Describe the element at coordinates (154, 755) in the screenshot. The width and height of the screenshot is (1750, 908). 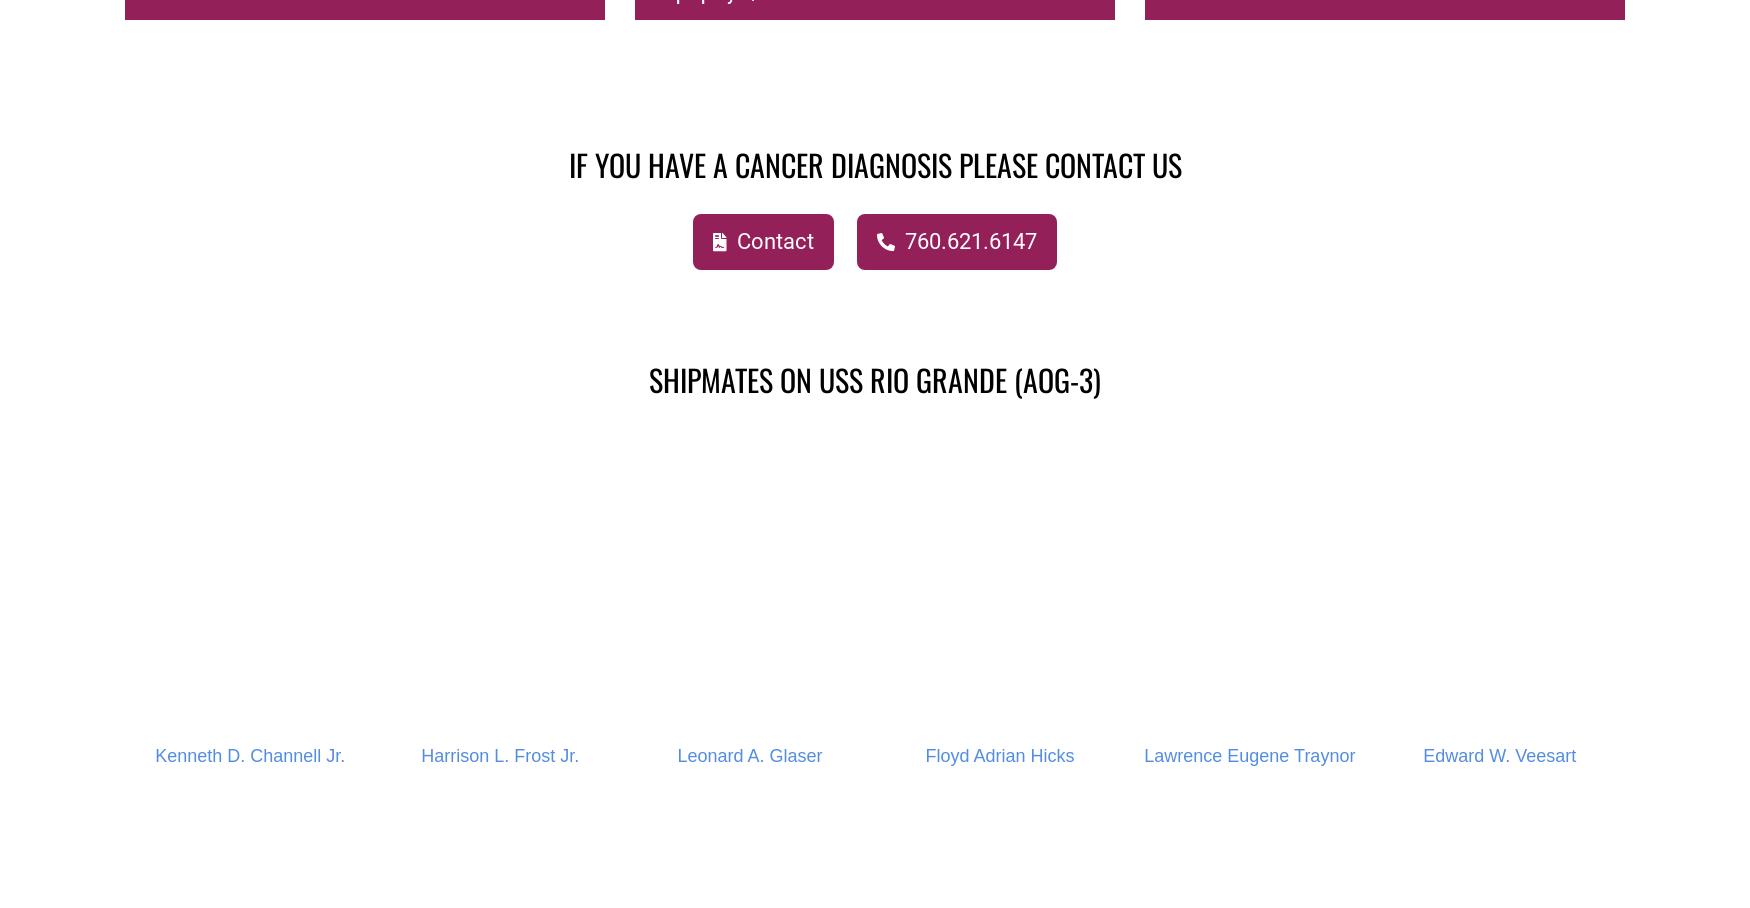
I see `'Kenneth D. Channell Jr.'` at that location.